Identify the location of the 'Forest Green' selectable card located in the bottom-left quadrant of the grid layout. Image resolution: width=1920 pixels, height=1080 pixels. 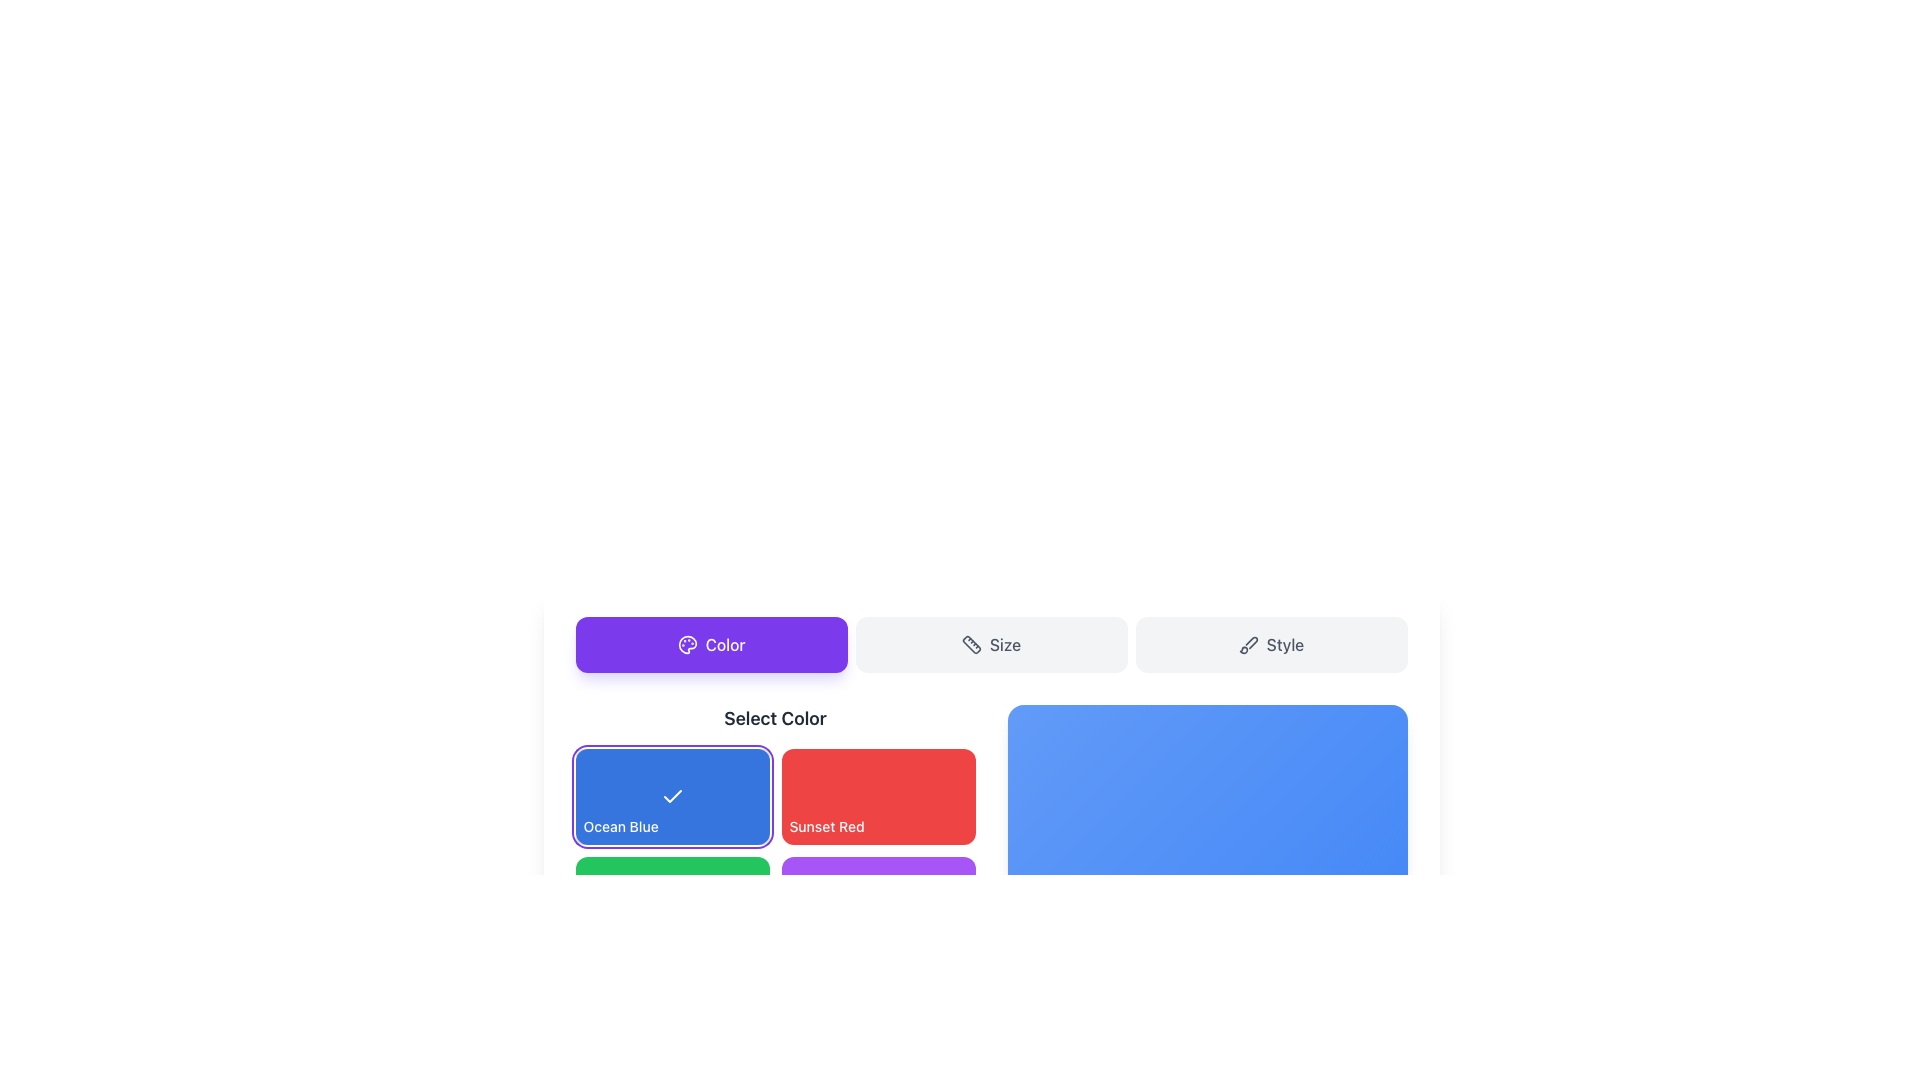
(672, 905).